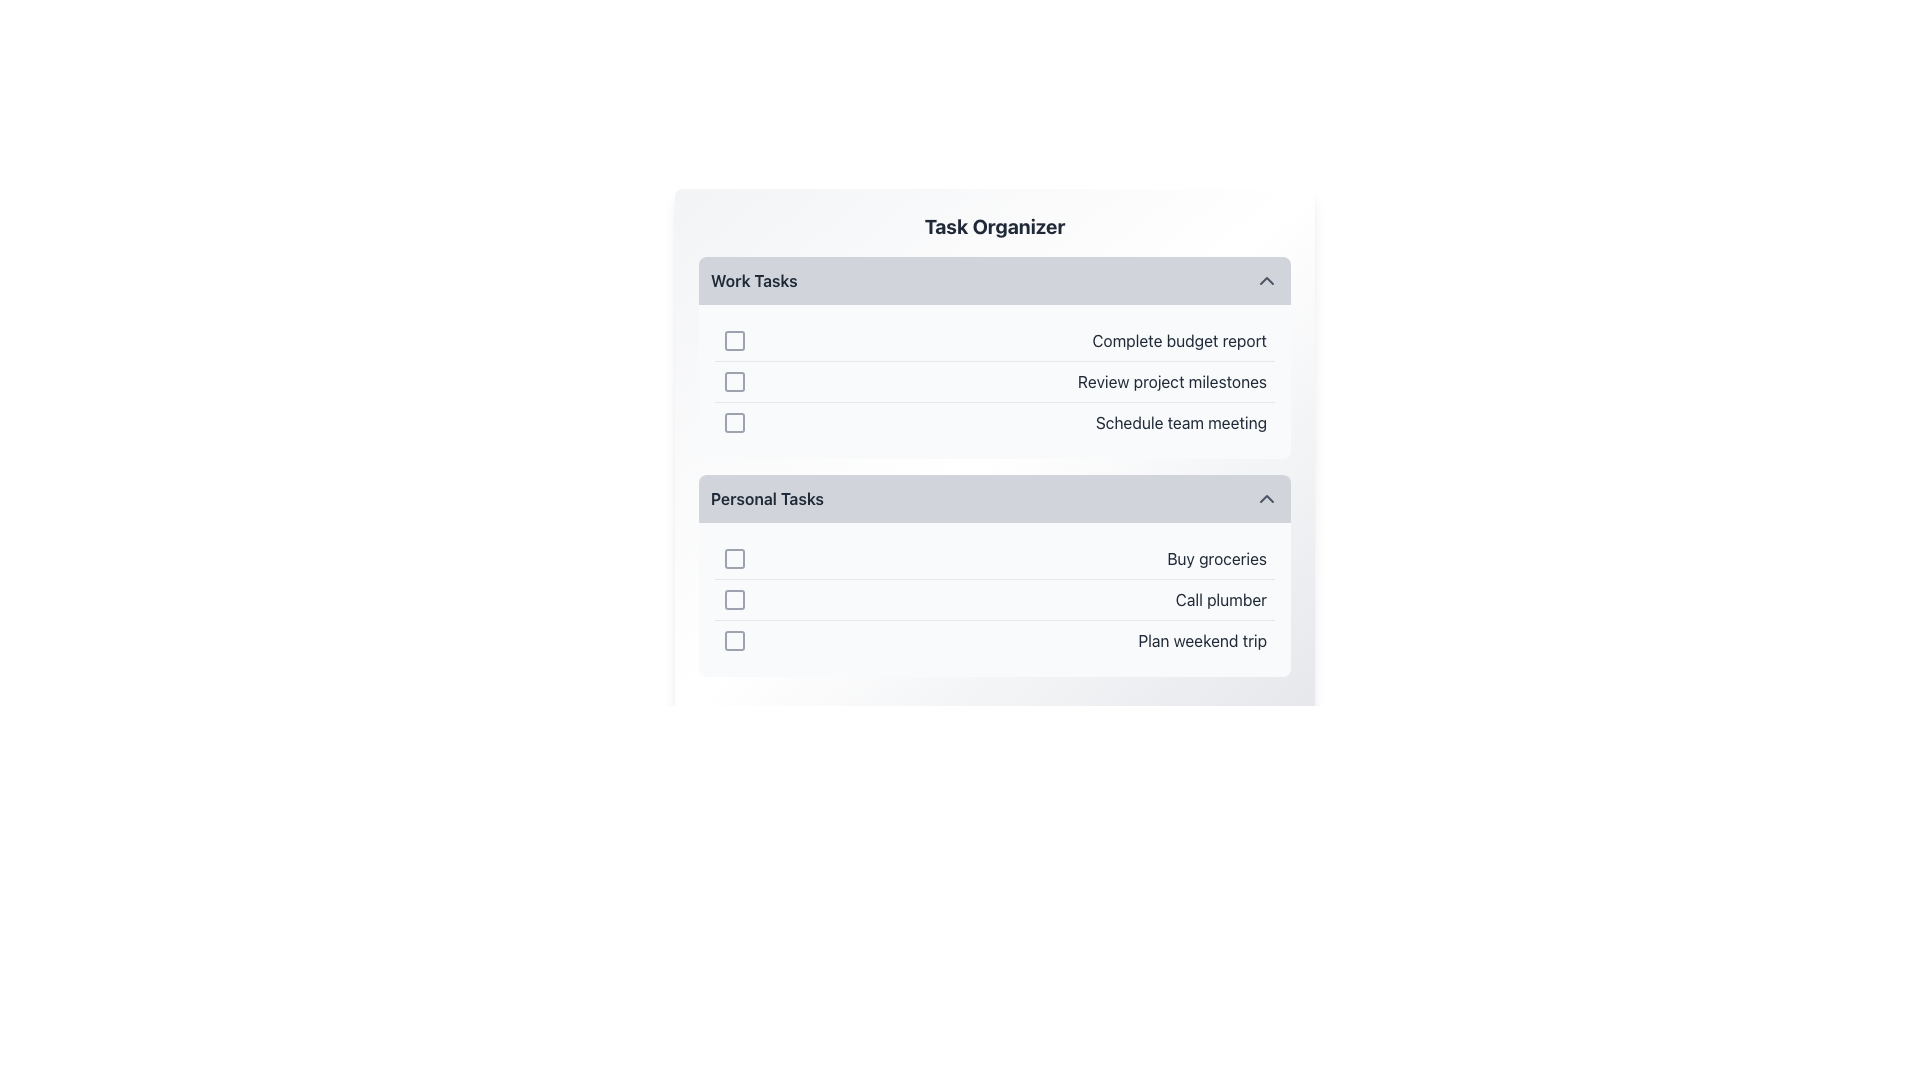  What do you see at coordinates (994, 559) in the screenshot?
I see `the checkbox of the first task item labeled 'Buy groceries' in the 'Personal Tasks' section` at bounding box center [994, 559].